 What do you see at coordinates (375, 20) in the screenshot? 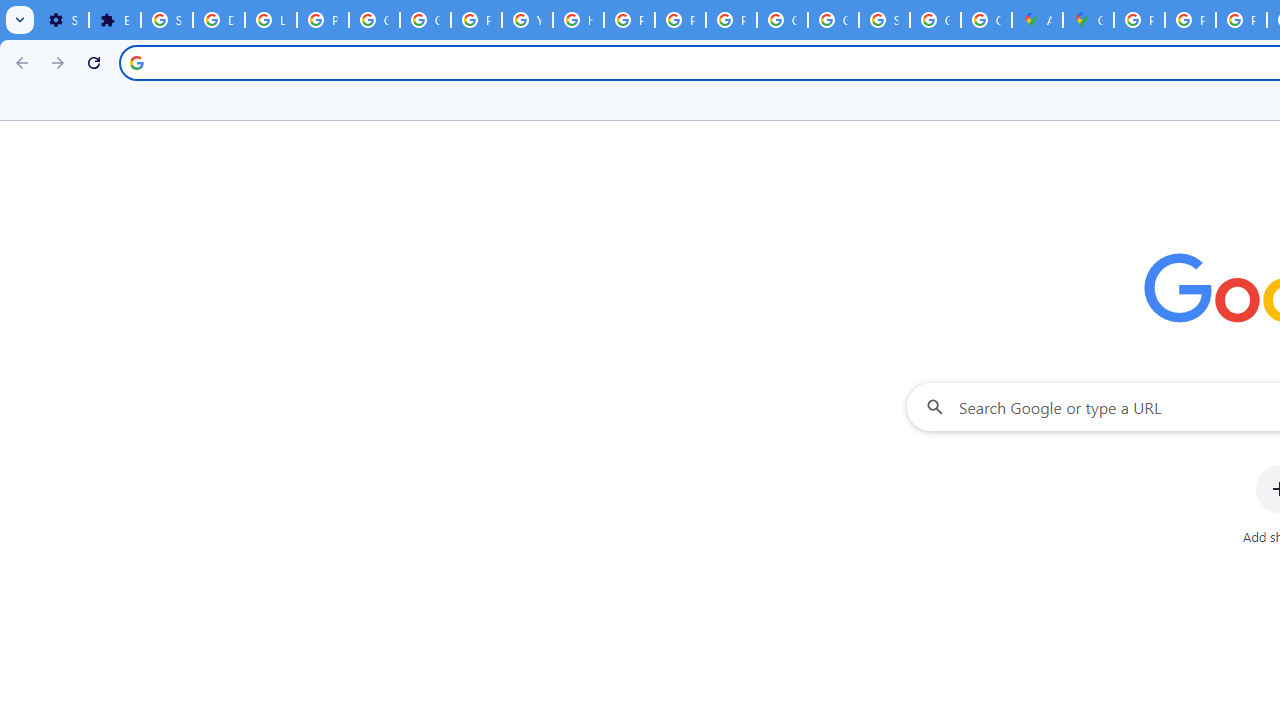
I see `'Google Account Help'` at bounding box center [375, 20].